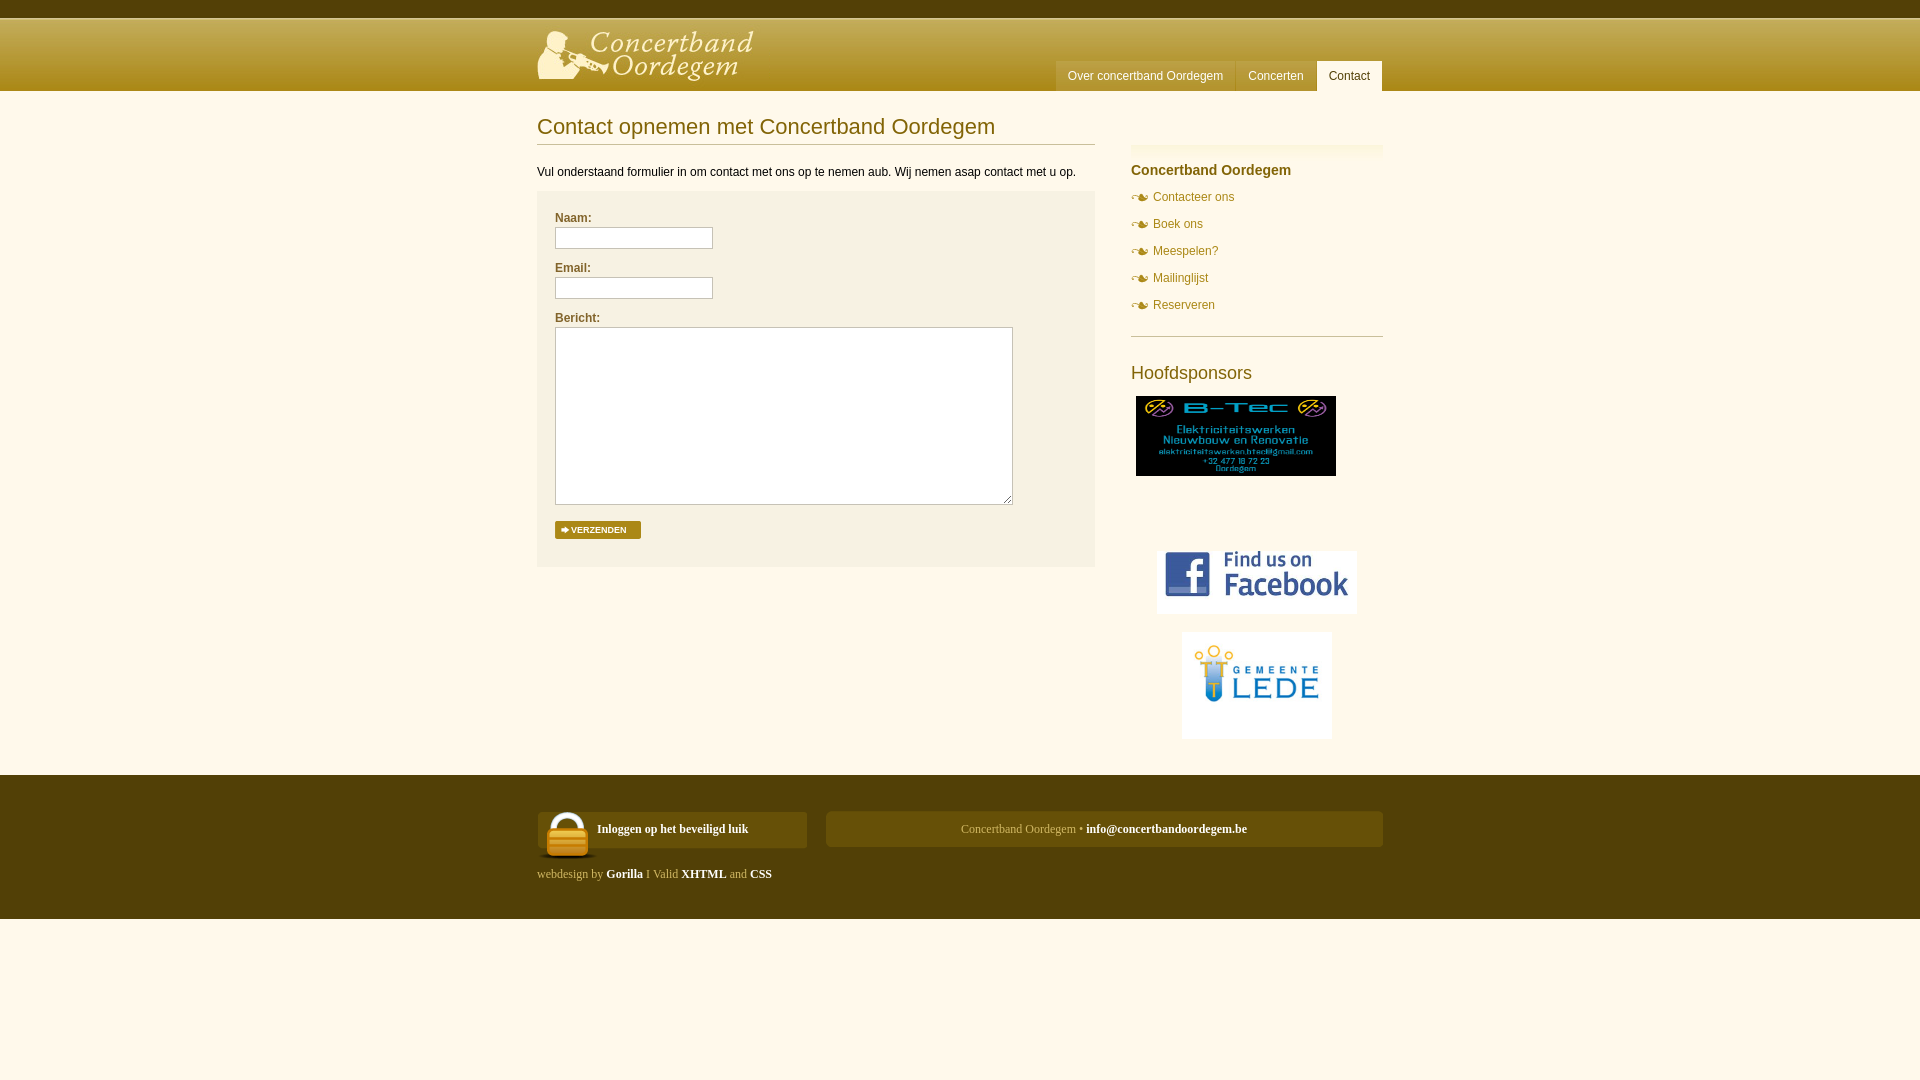 This screenshot has width=1920, height=1080. I want to click on 'Contact', so click(1349, 75).